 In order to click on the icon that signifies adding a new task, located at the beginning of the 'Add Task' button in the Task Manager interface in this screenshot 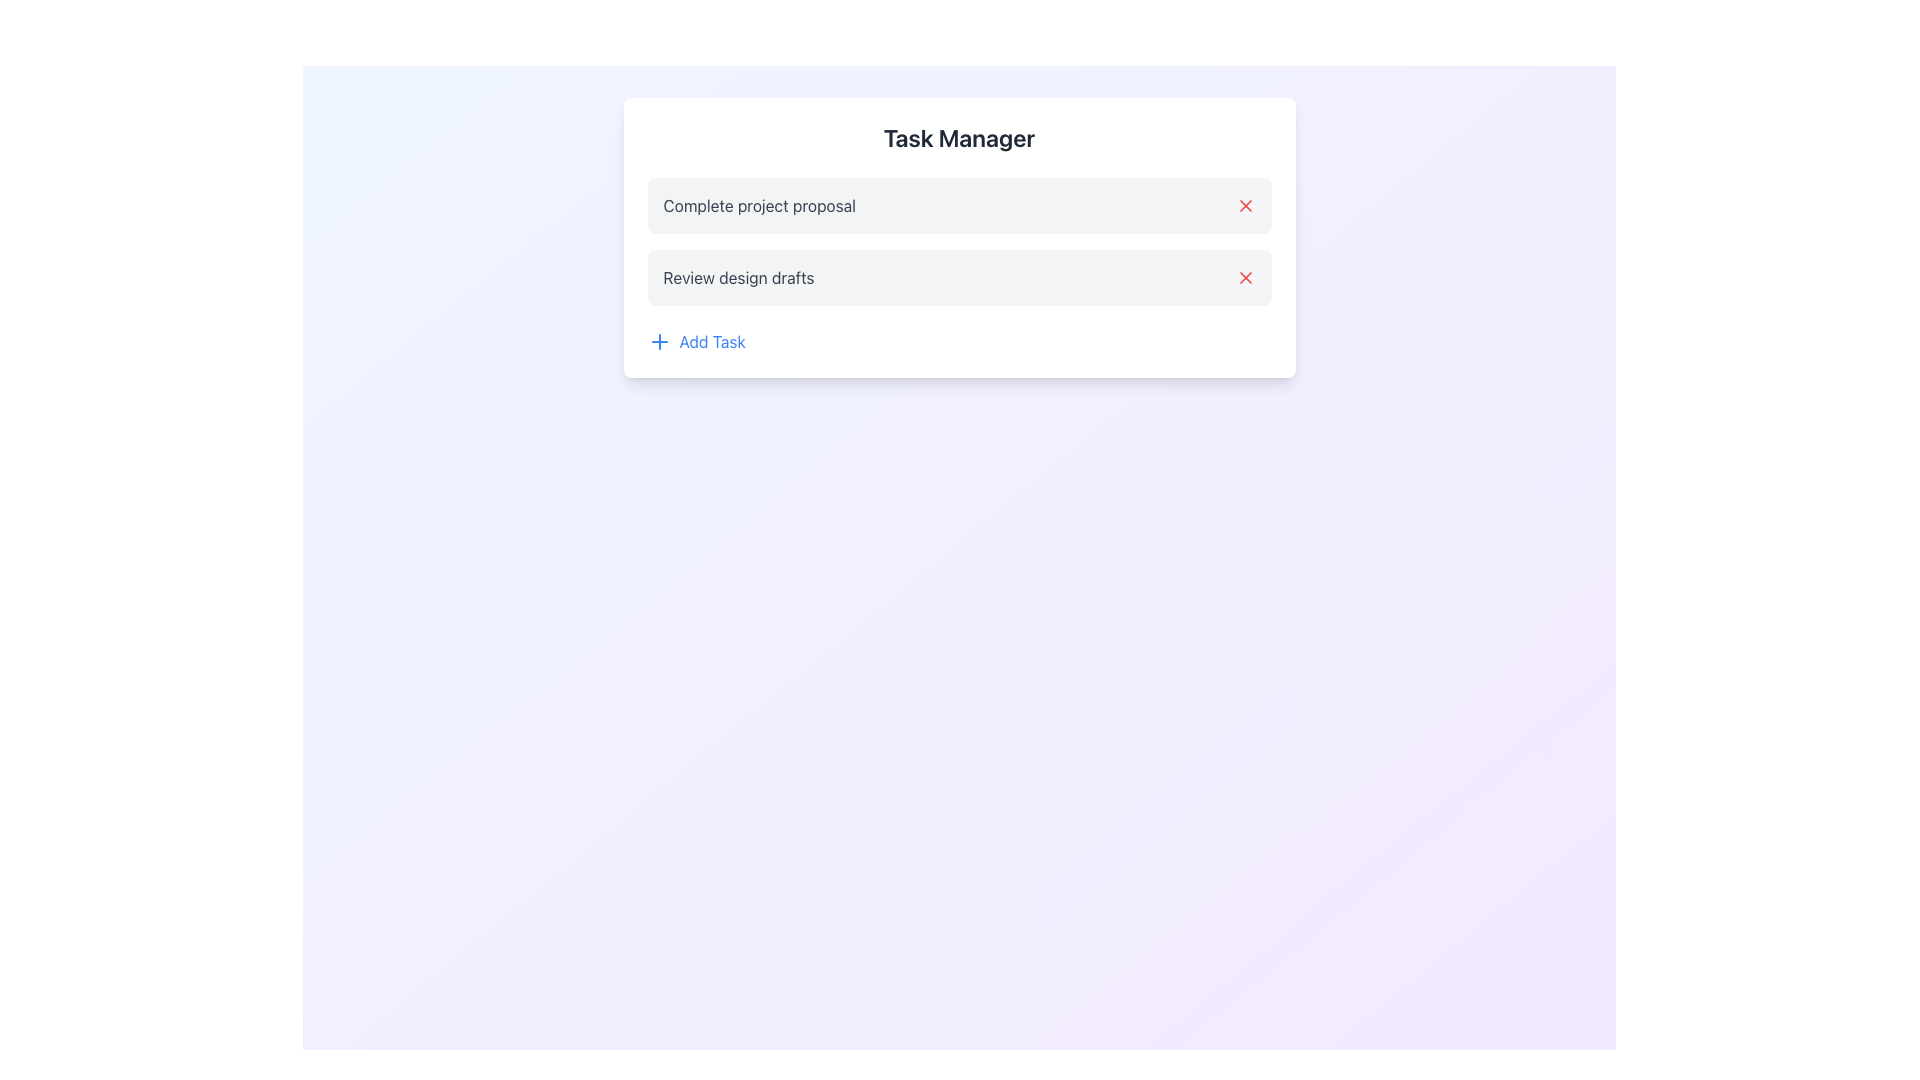, I will do `click(659, 341)`.